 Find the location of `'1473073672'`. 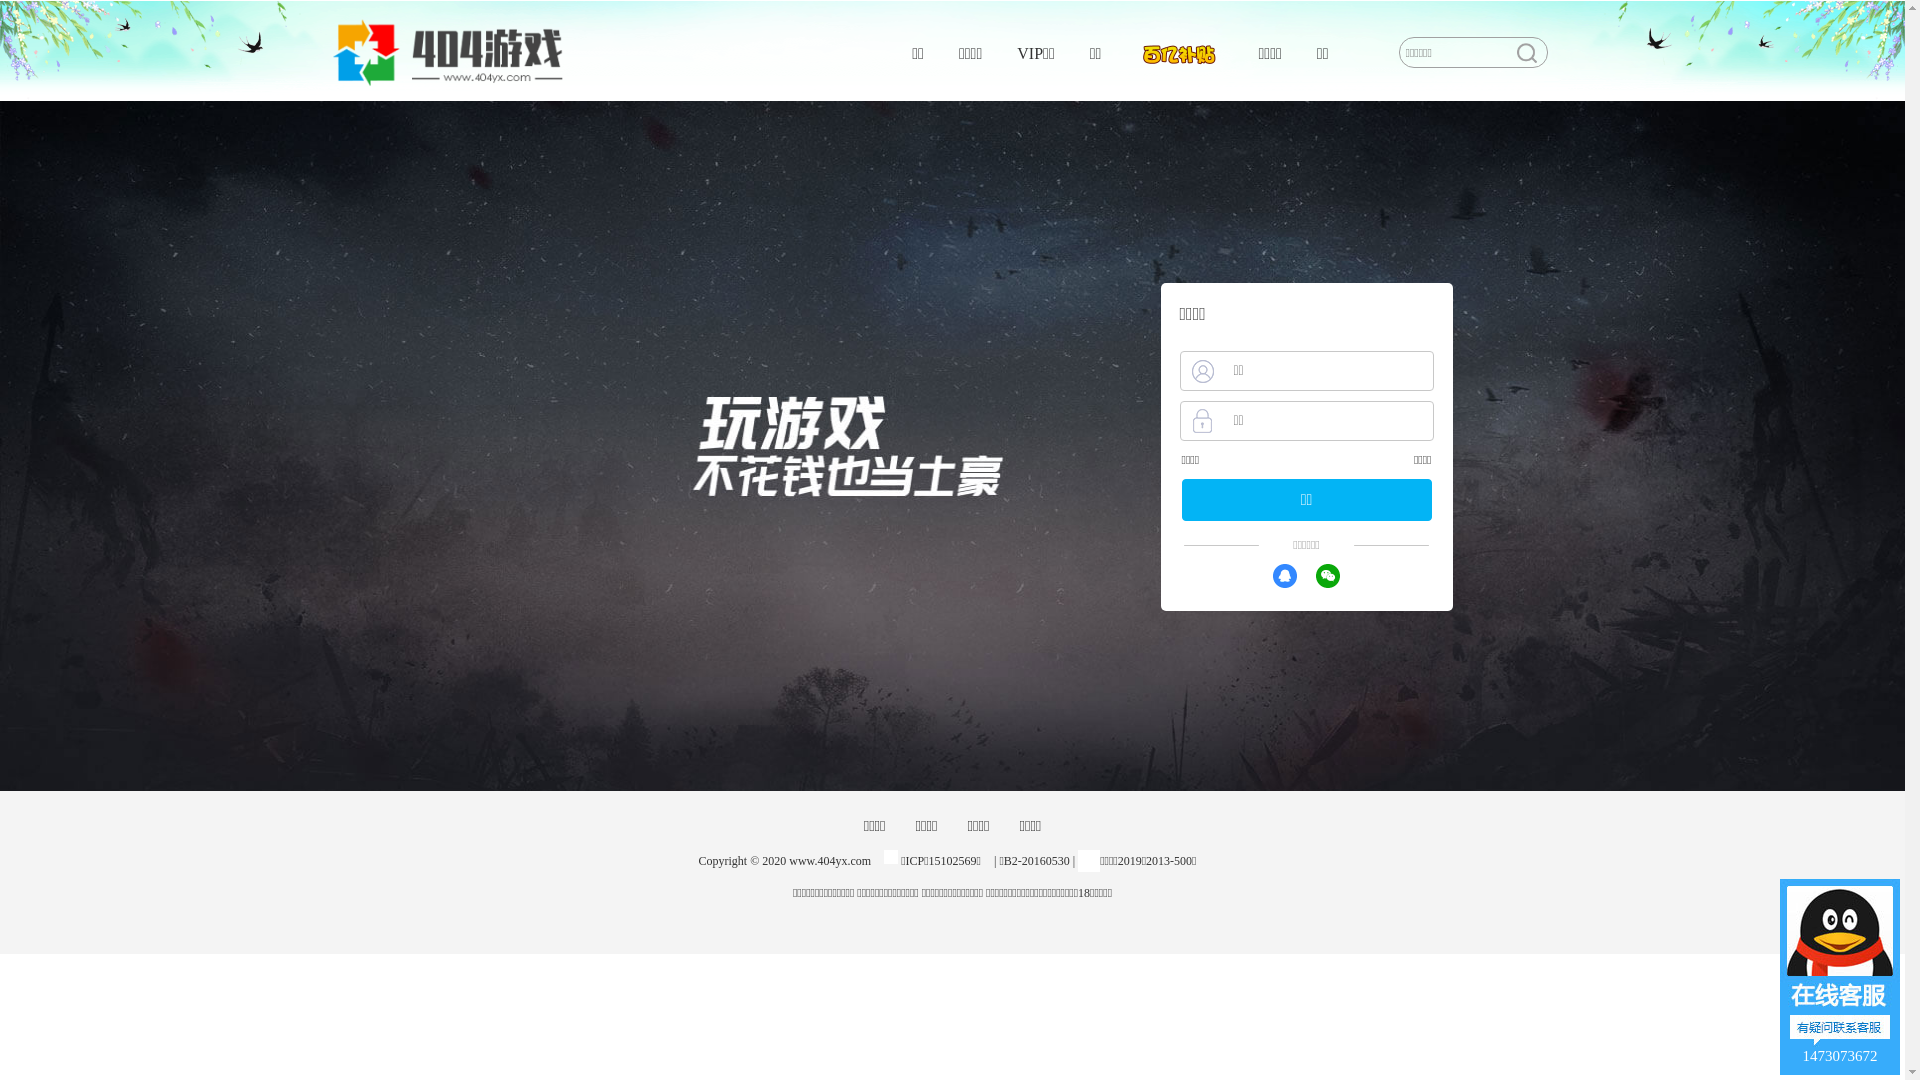

'1473073672' is located at coordinates (1839, 975).